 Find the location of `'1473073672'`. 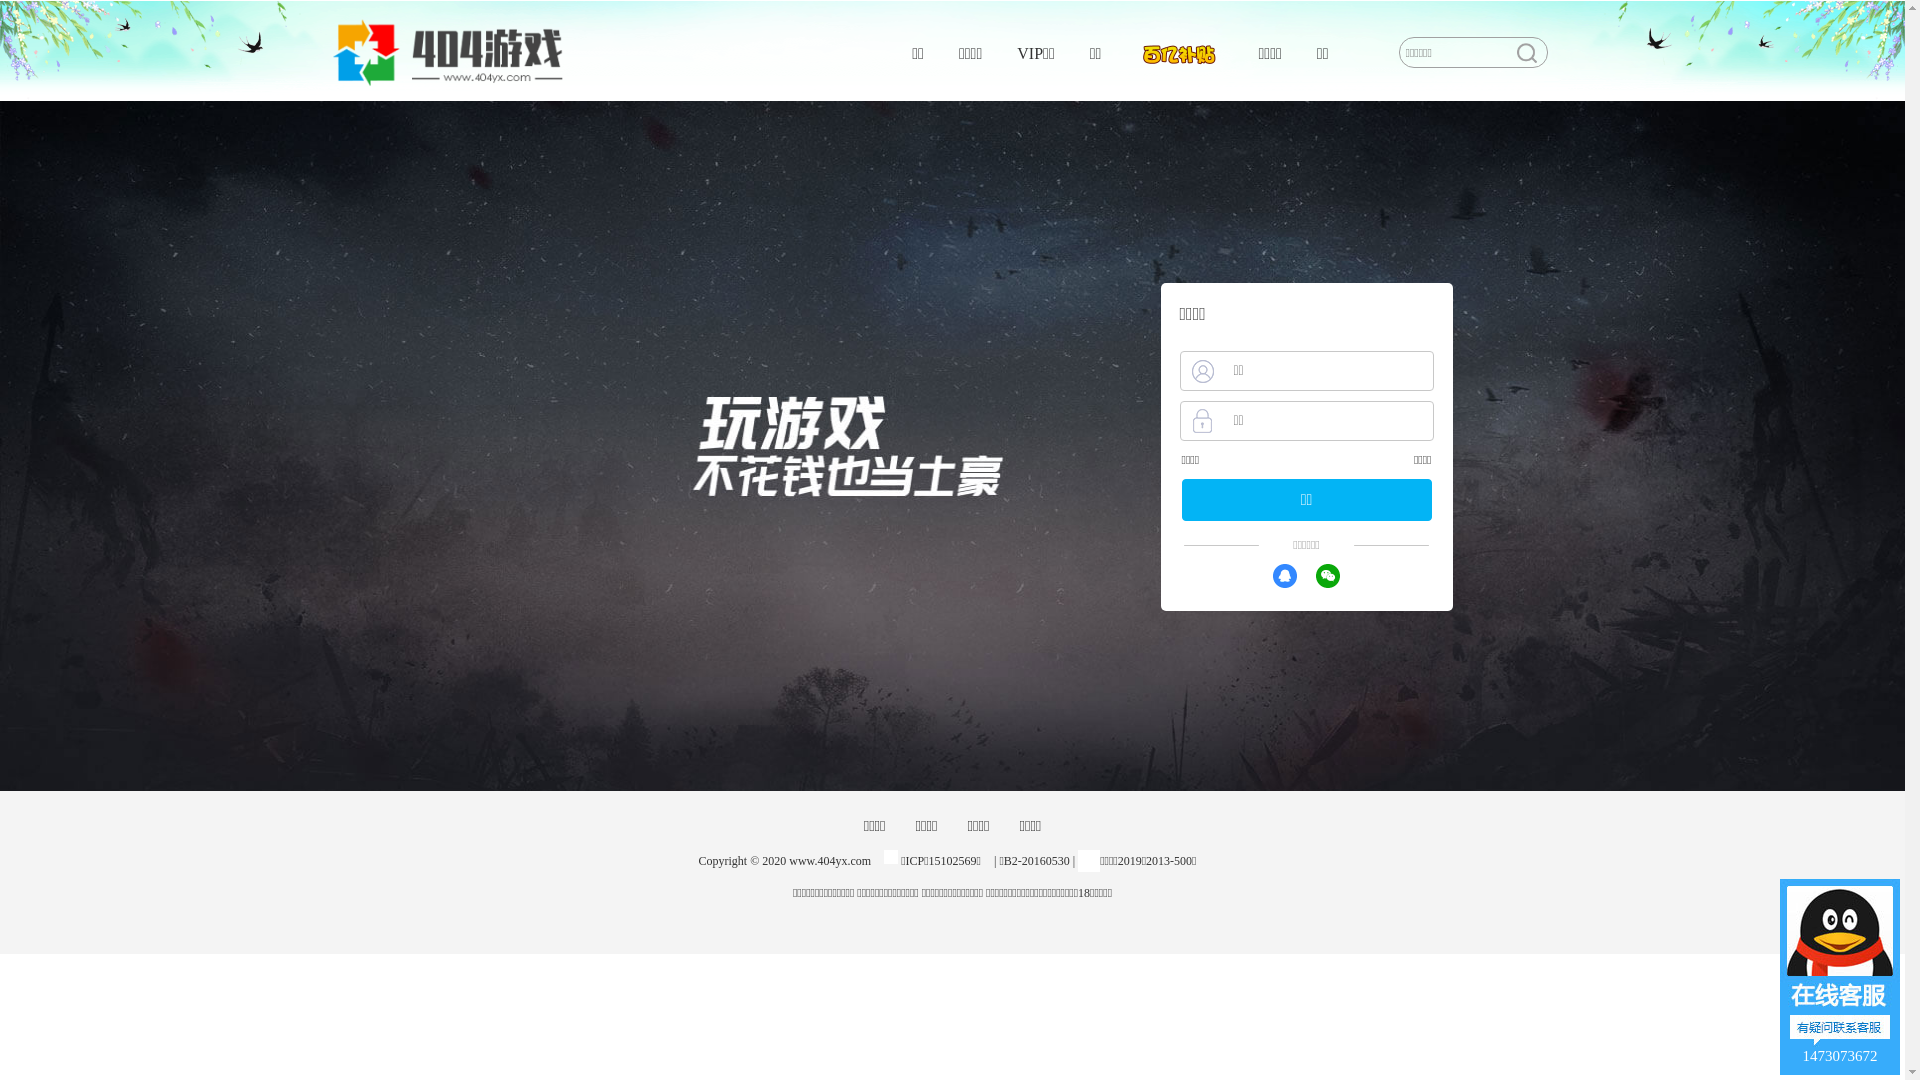

'1473073672' is located at coordinates (1839, 975).